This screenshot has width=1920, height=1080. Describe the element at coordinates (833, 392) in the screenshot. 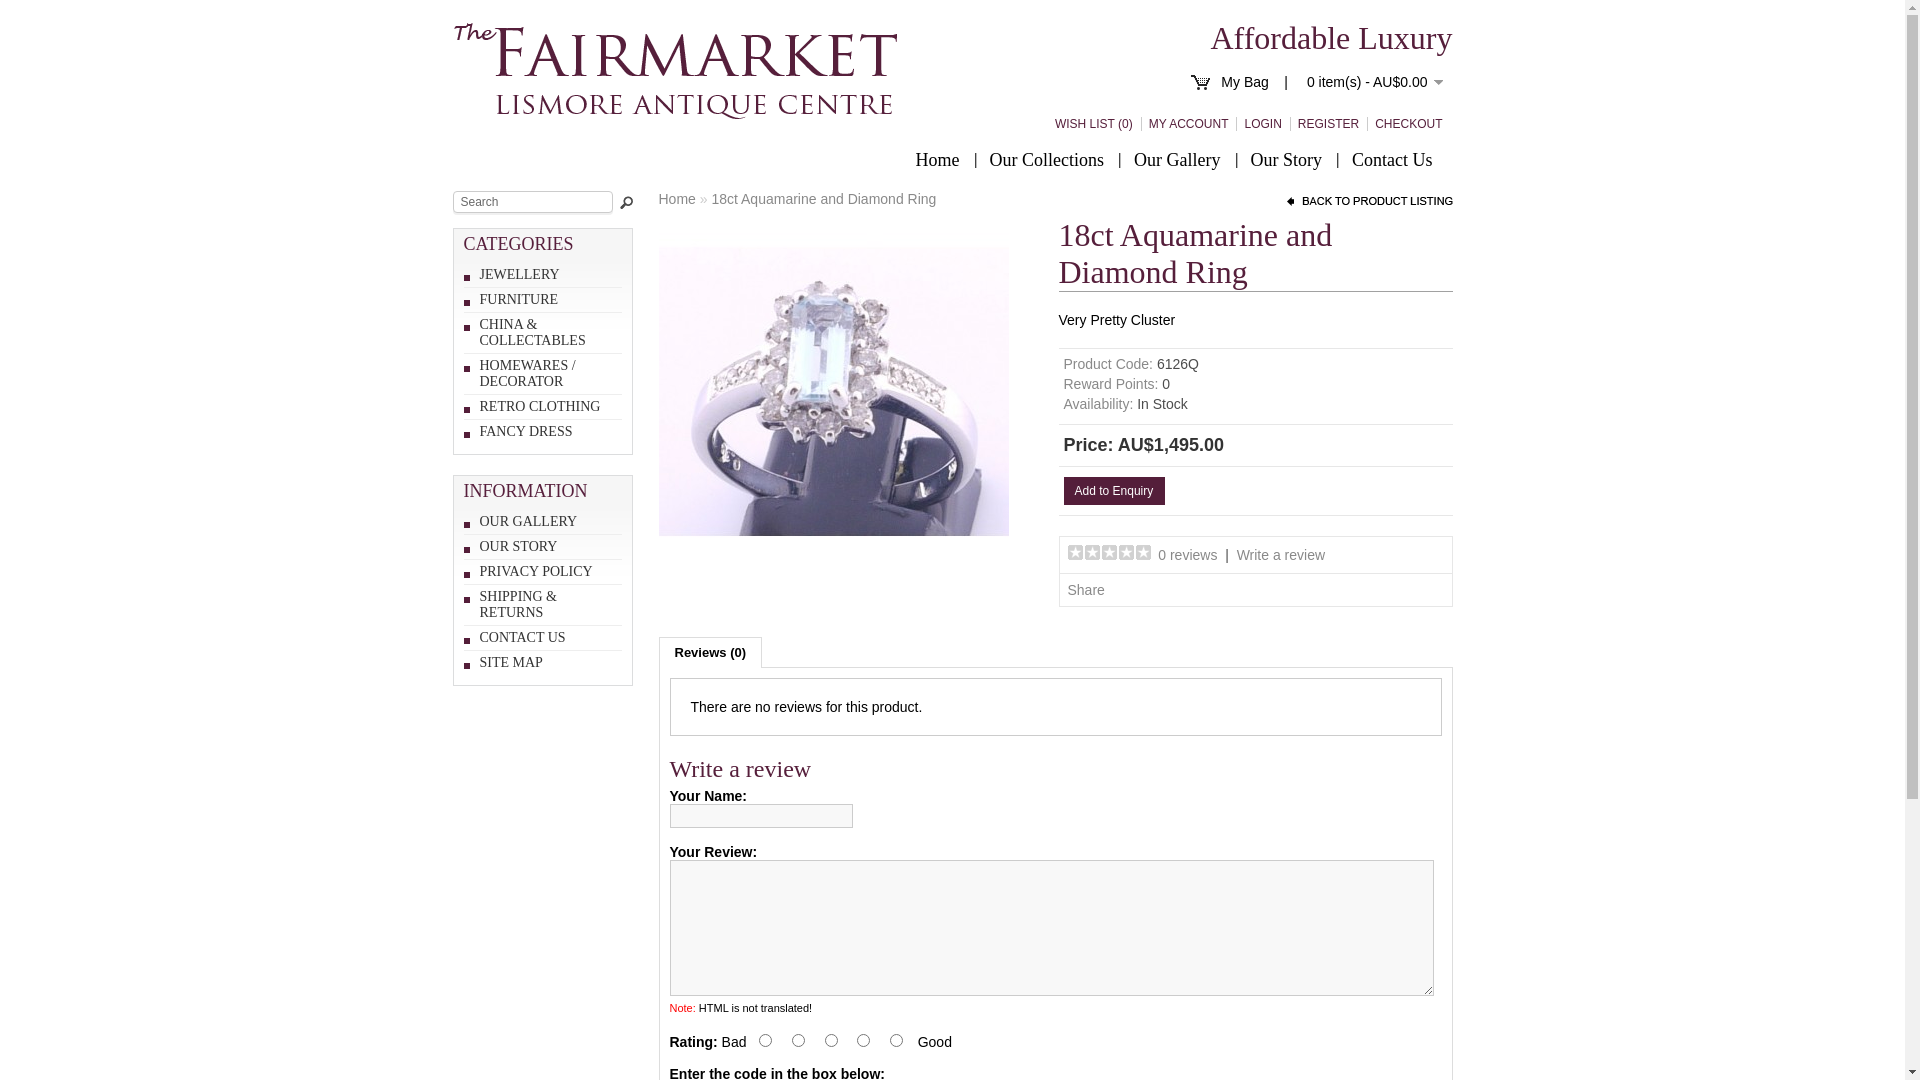

I see `'18ct Aquamarine and Diamond Ring'` at that location.